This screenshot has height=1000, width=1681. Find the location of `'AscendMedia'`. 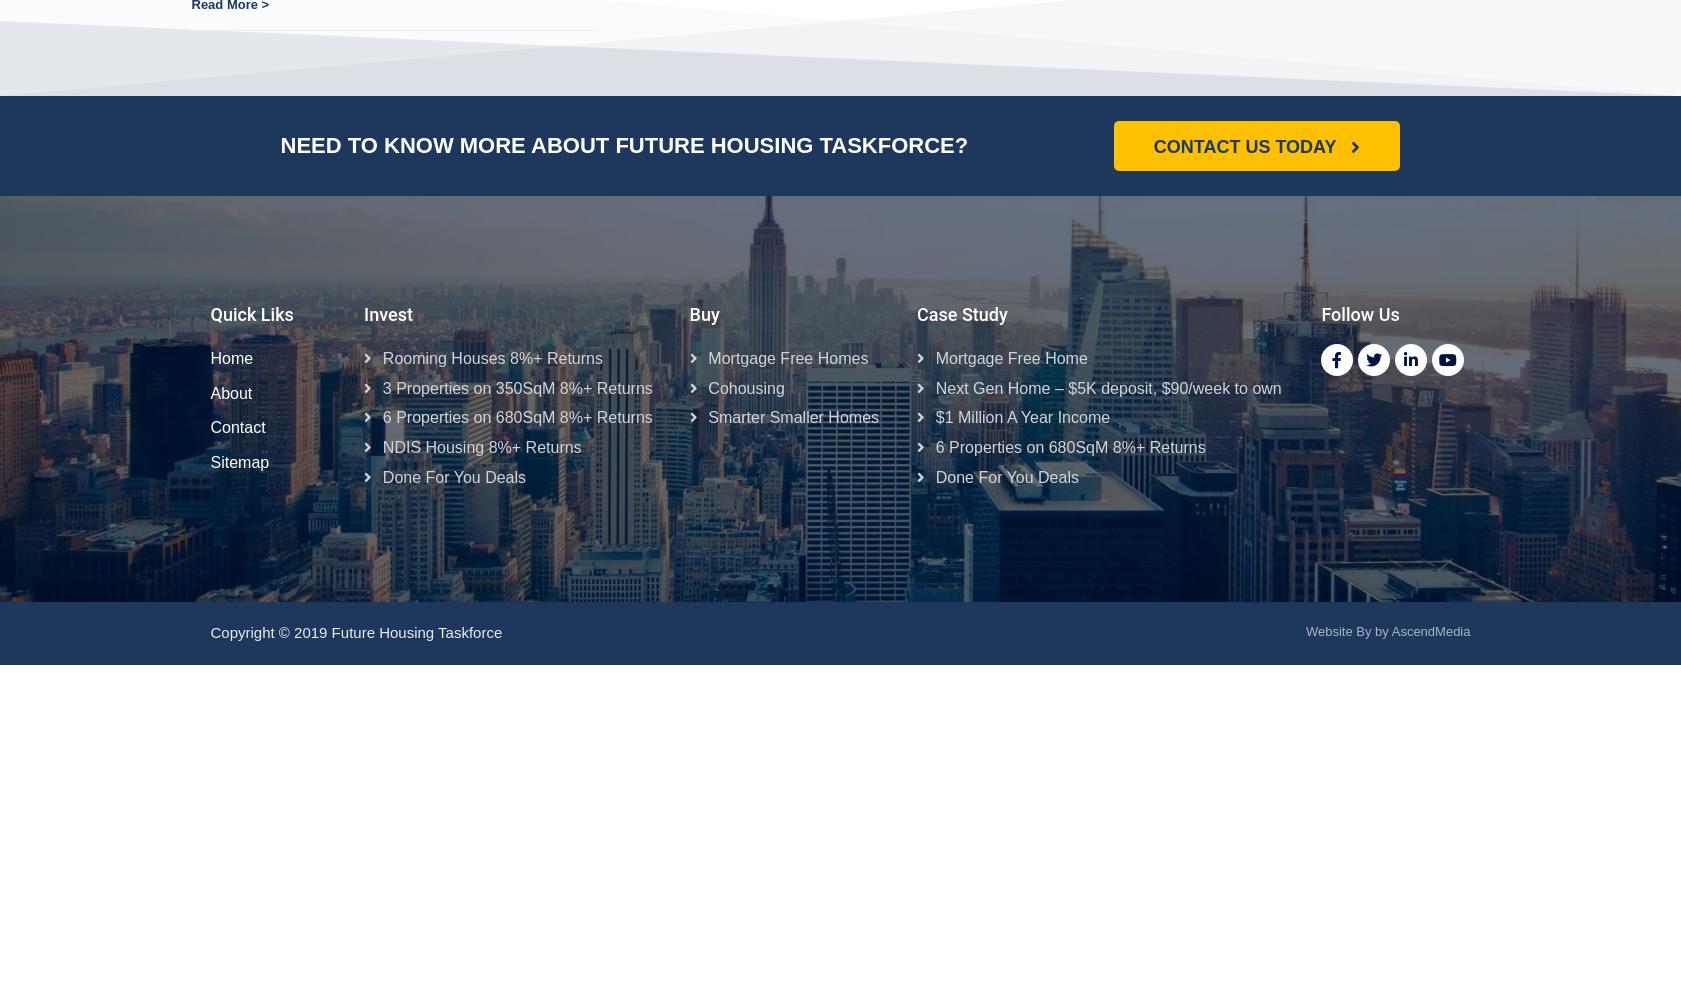

'AscendMedia' is located at coordinates (1429, 631).